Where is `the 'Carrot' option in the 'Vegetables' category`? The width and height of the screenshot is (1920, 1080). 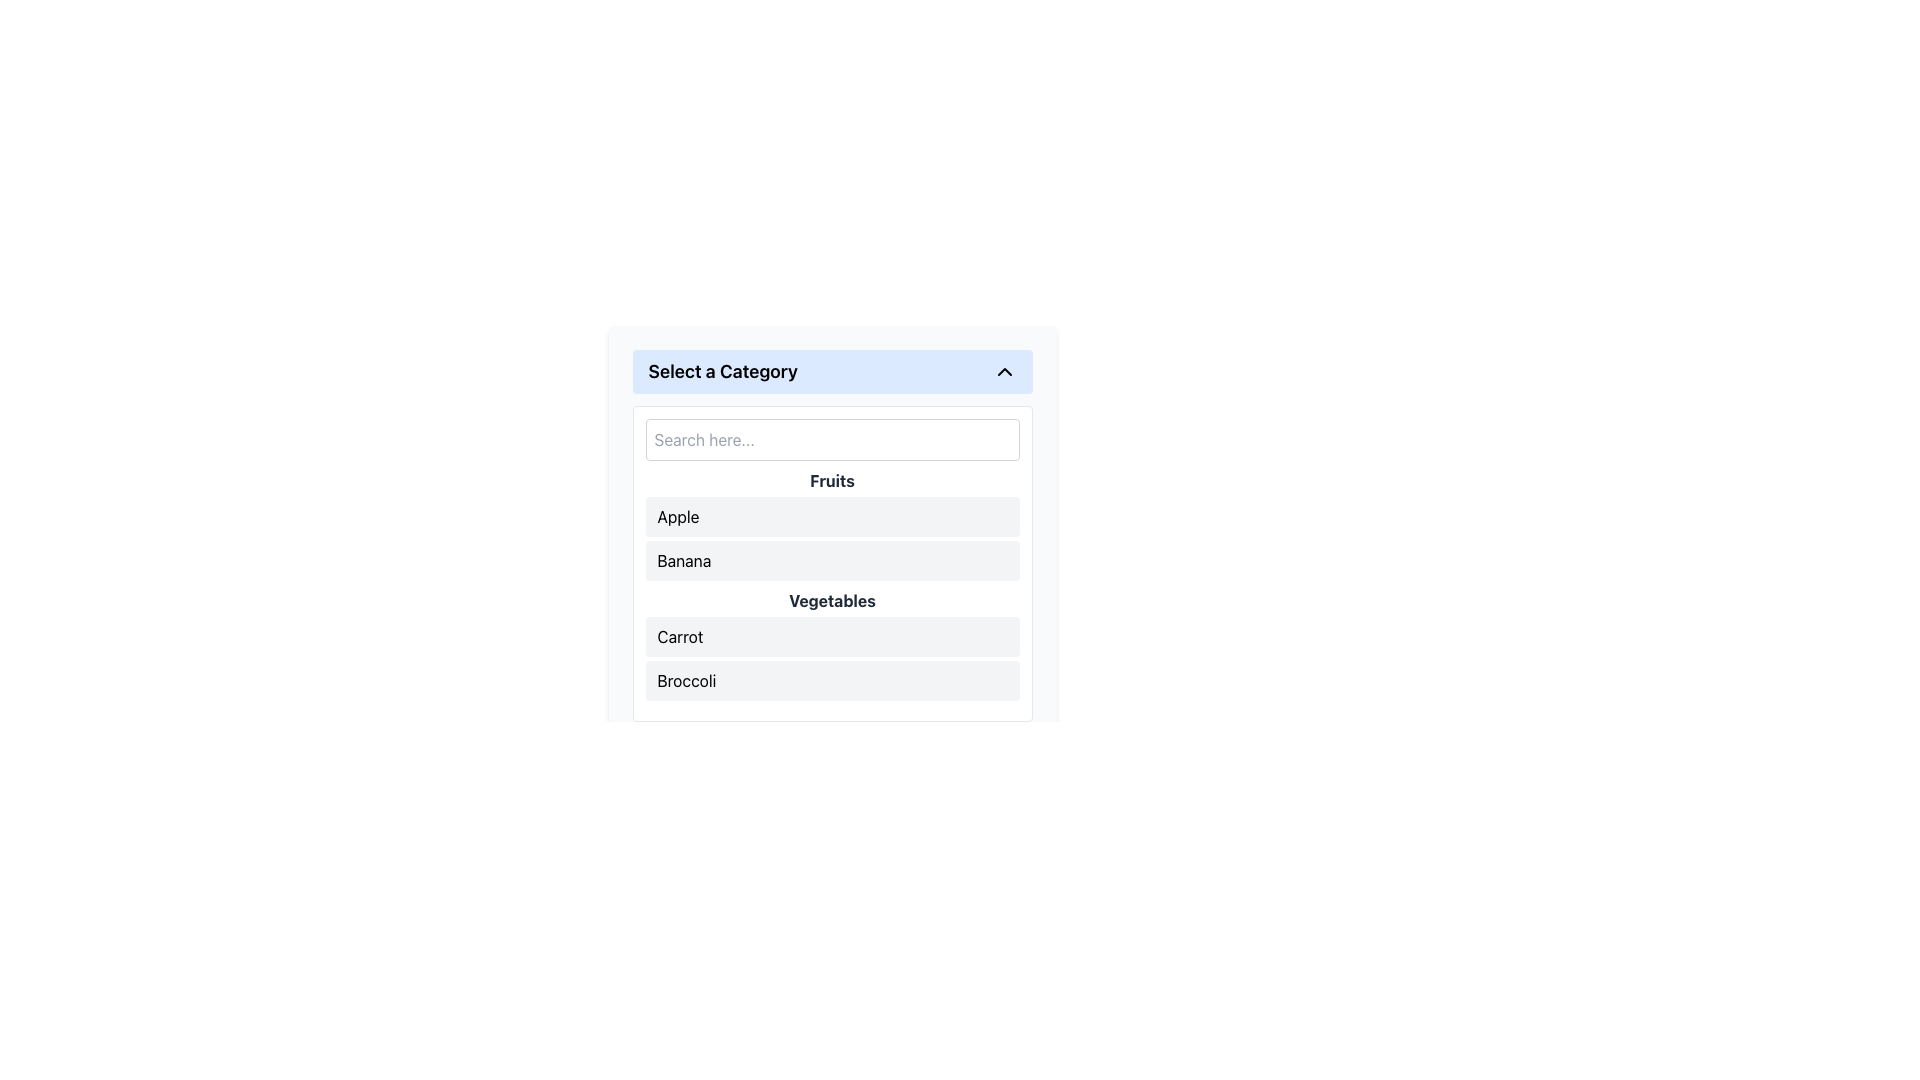
the 'Carrot' option in the 'Vegetables' category is located at coordinates (832, 644).